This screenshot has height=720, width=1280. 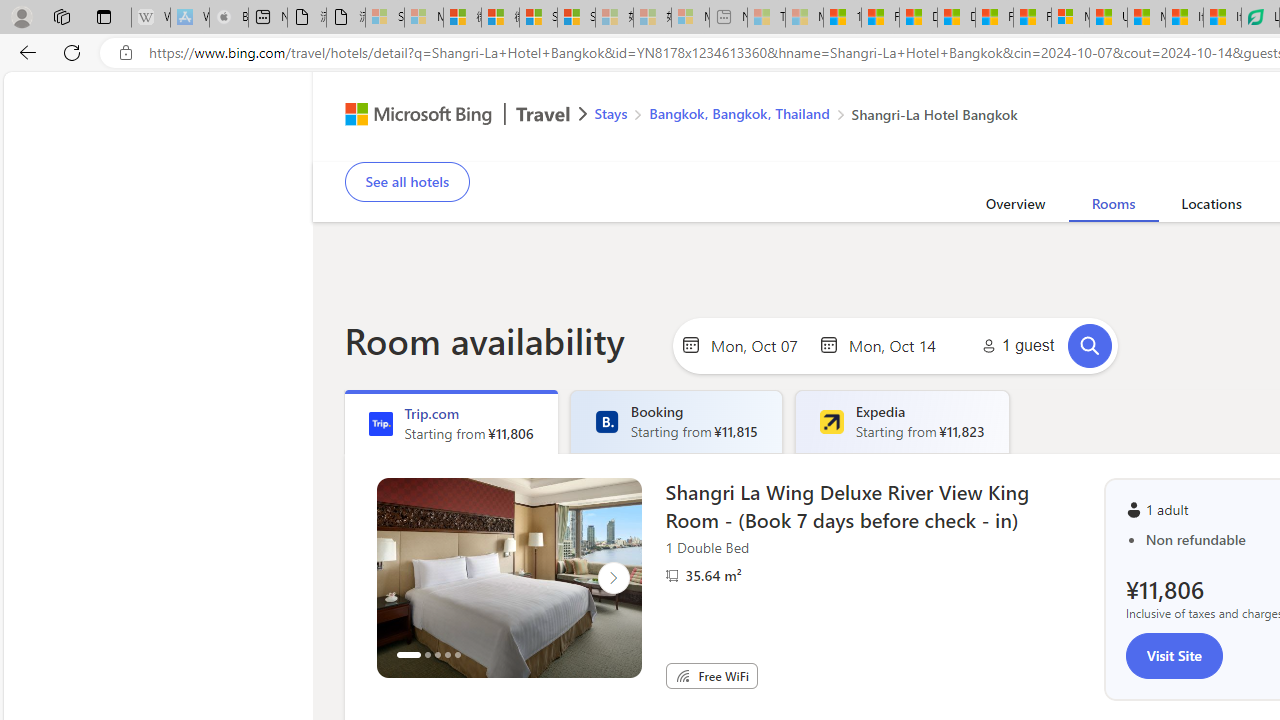 I want to click on 'Visit Site', so click(x=1173, y=655).